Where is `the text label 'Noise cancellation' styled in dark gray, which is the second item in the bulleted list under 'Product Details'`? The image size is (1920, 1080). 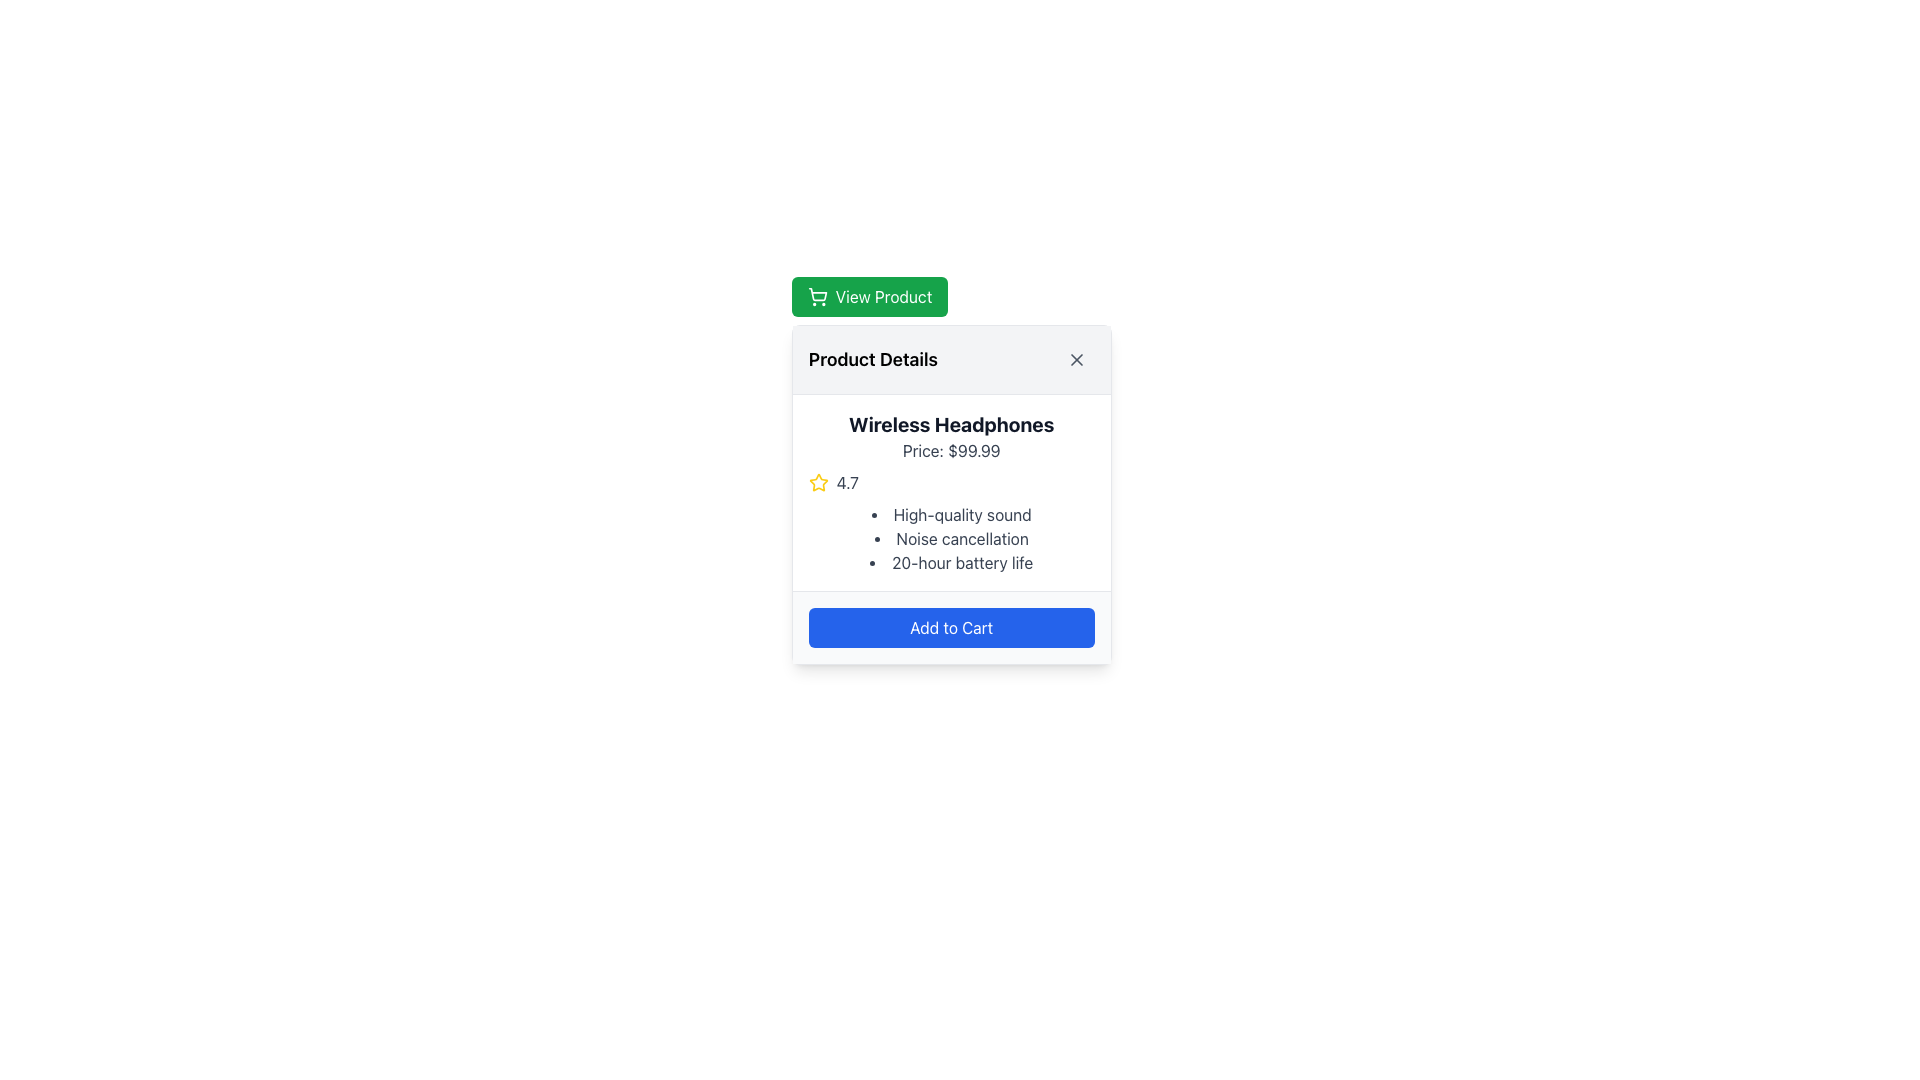
the text label 'Noise cancellation' styled in dark gray, which is the second item in the bulleted list under 'Product Details' is located at coordinates (950, 538).